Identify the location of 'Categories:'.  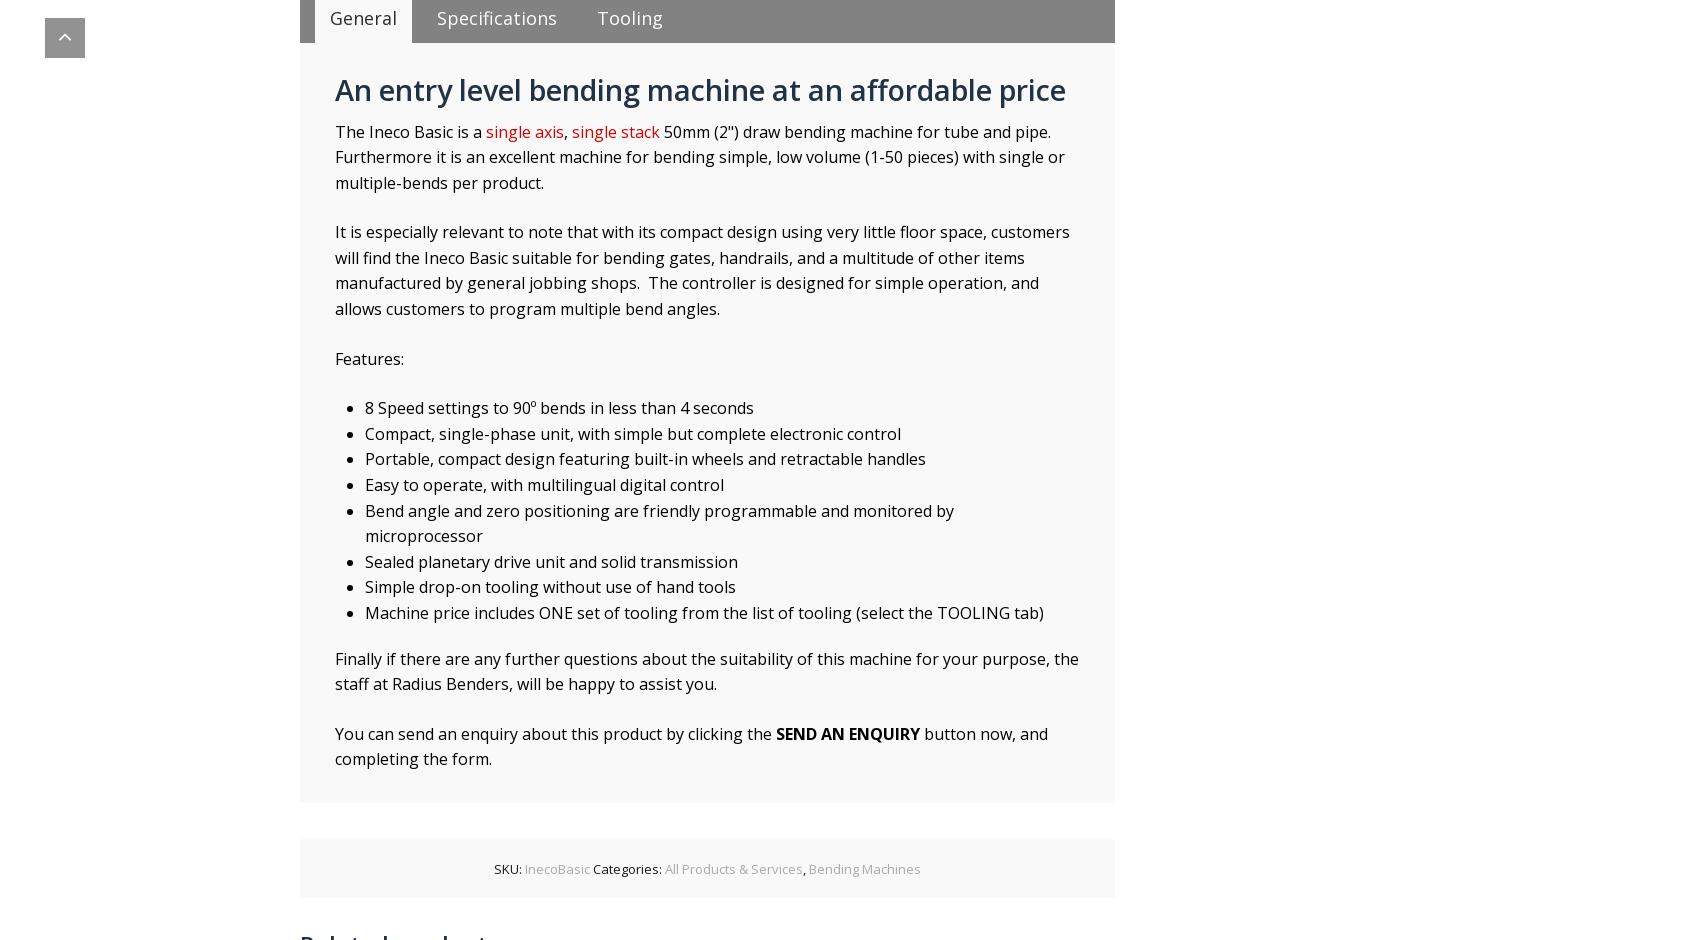
(628, 869).